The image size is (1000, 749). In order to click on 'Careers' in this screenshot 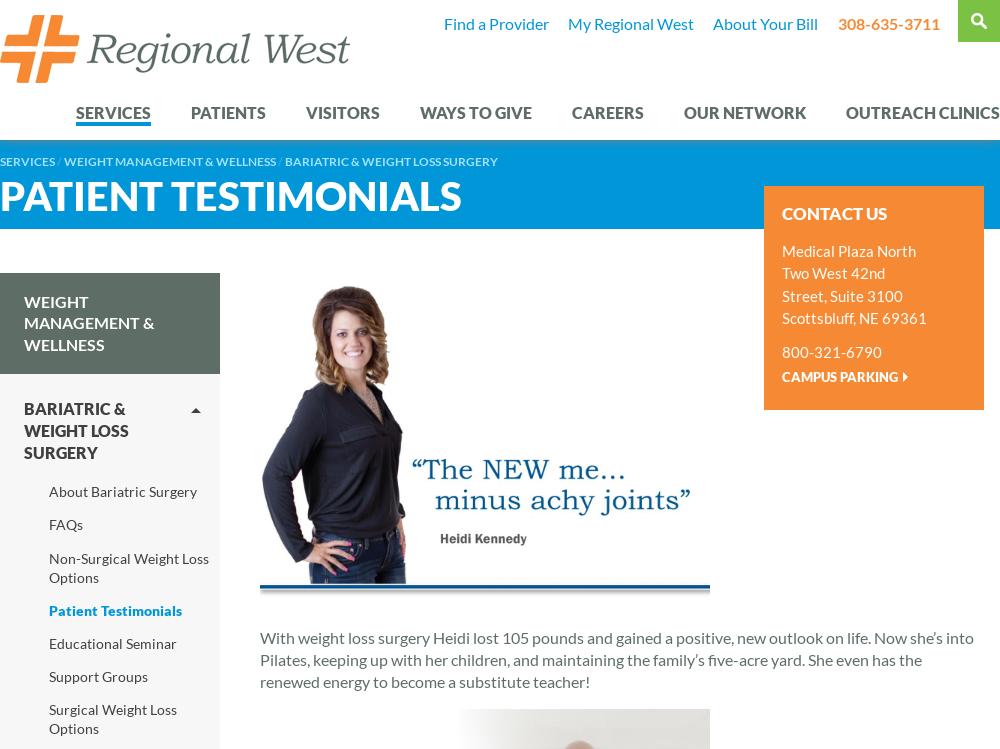, I will do `click(571, 111)`.